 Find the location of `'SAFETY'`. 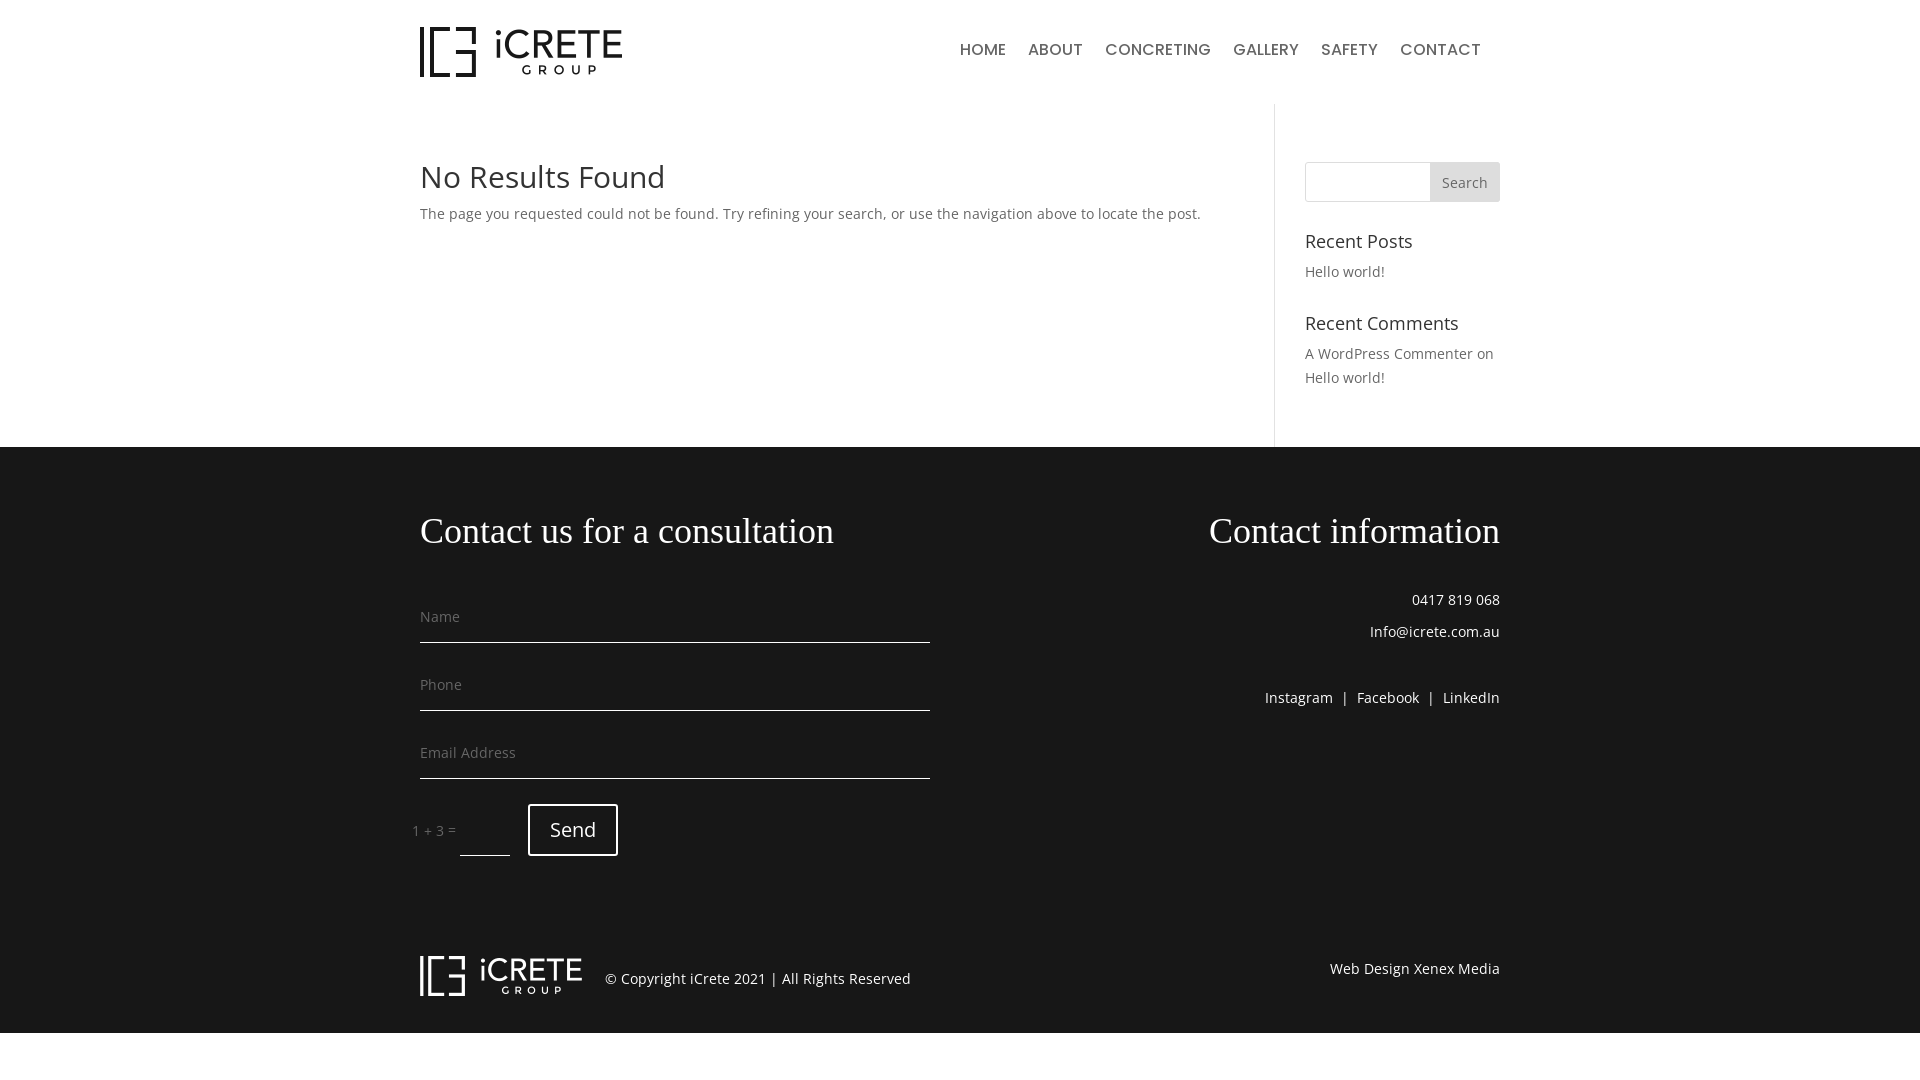

'SAFETY' is located at coordinates (1320, 53).